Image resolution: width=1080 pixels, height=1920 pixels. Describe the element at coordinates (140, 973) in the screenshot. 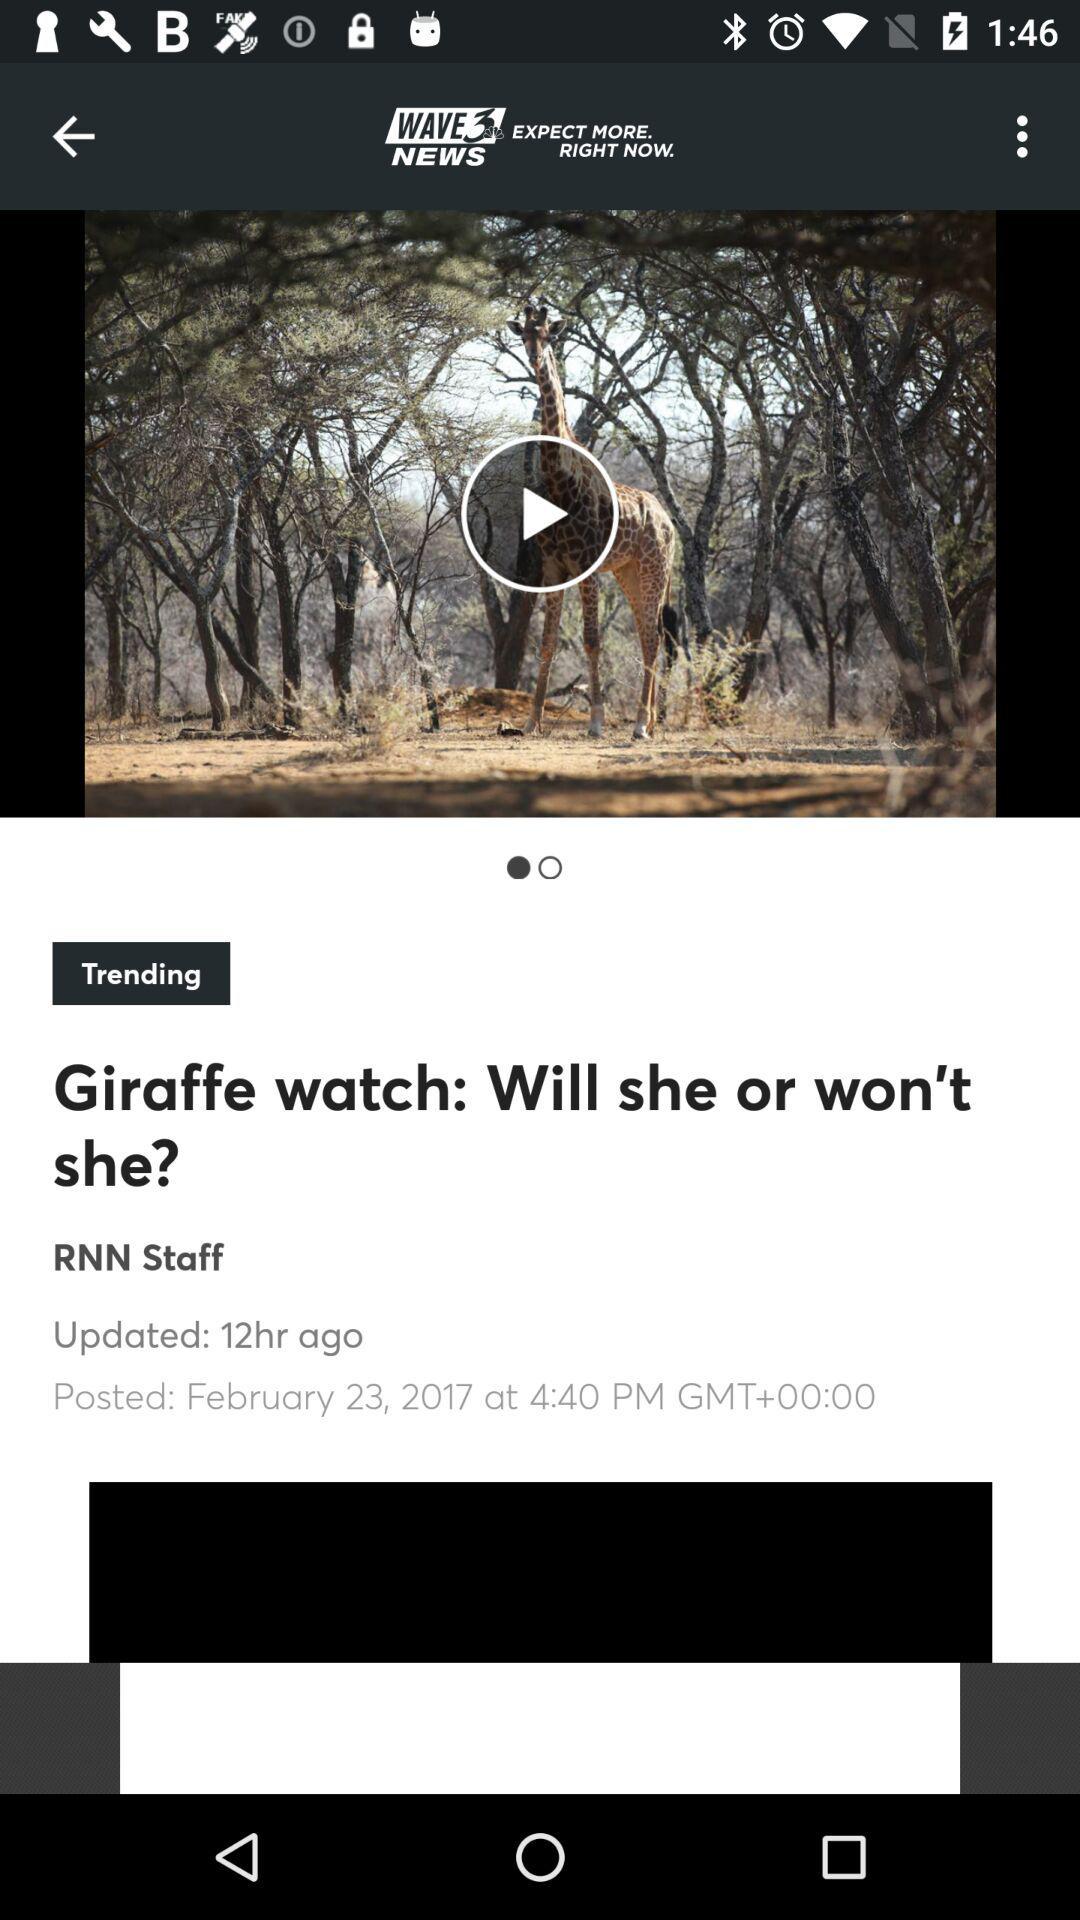

I see `the item above the giraffe watch will` at that location.